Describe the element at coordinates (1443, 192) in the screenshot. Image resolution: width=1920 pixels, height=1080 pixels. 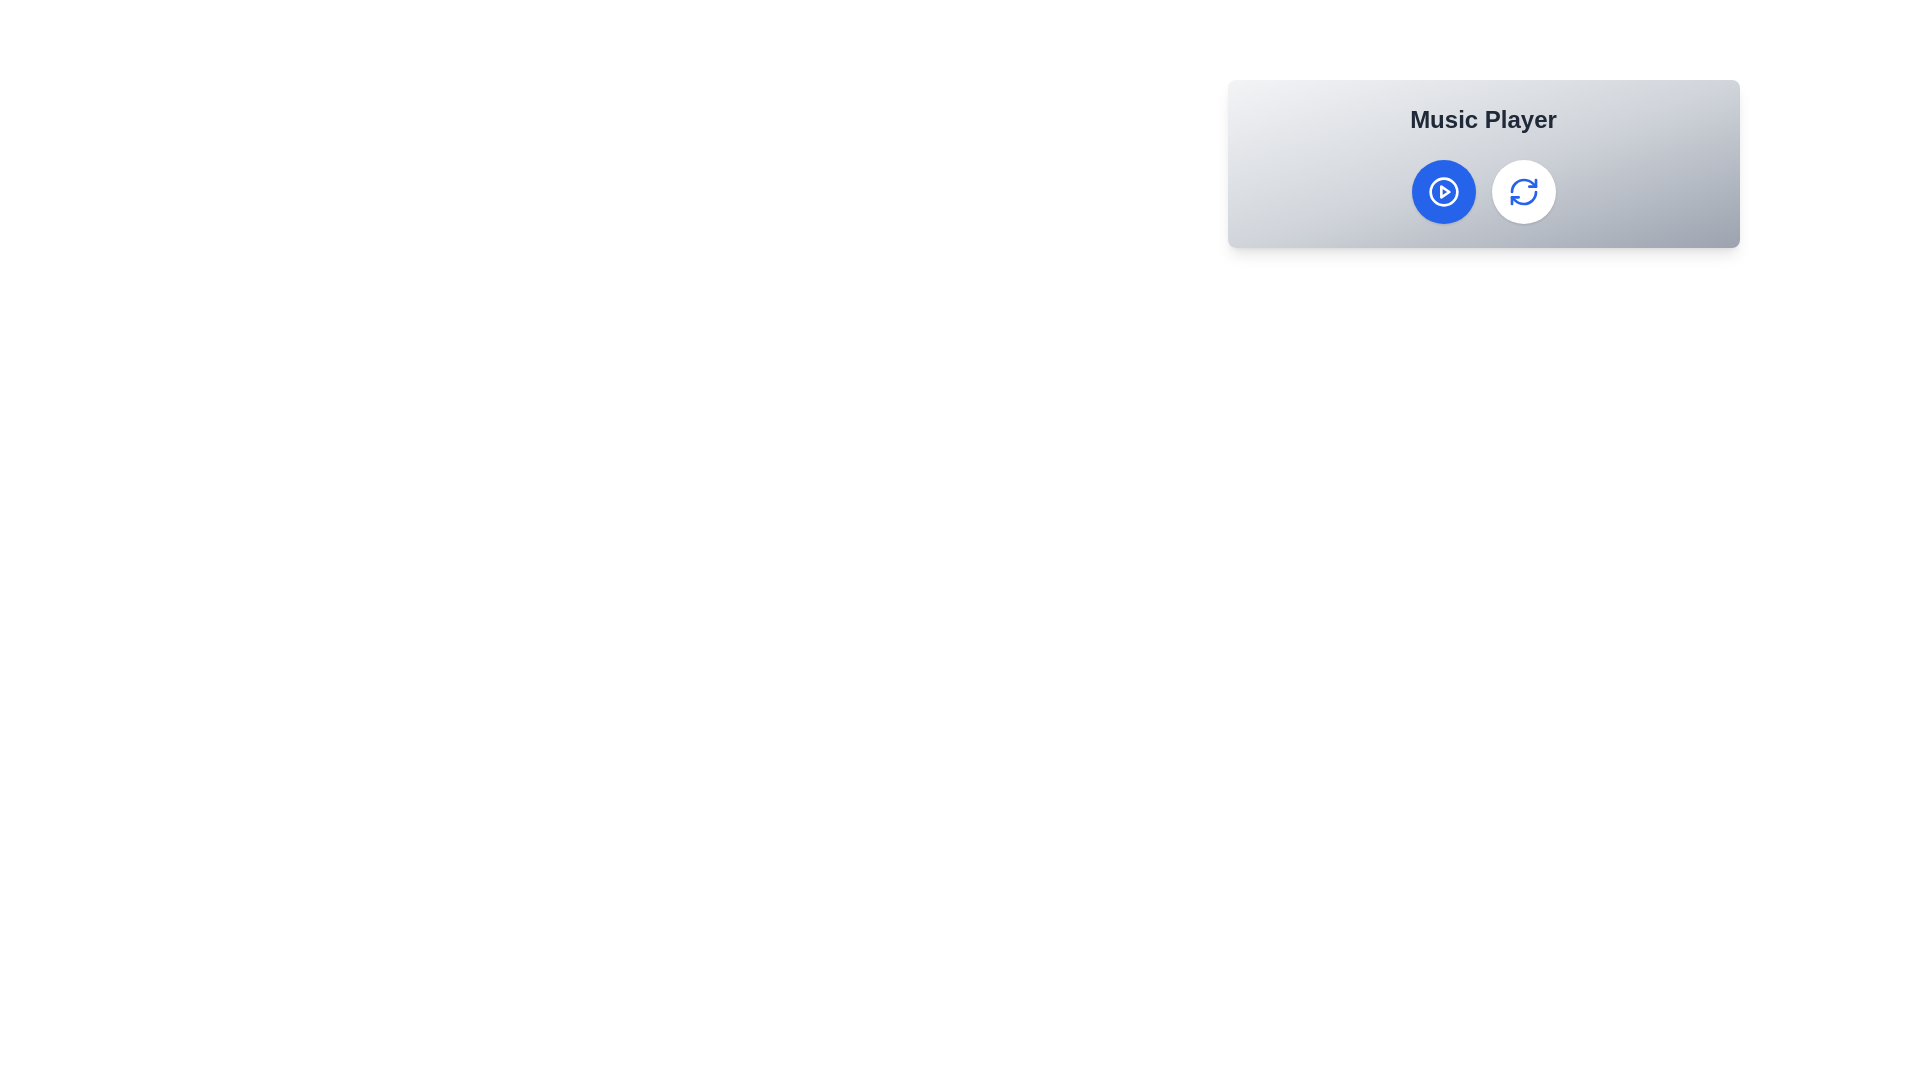
I see `the circular outline icon inside the blue play button located at the top-center of the interface beneath the 'Music Player' label` at that location.